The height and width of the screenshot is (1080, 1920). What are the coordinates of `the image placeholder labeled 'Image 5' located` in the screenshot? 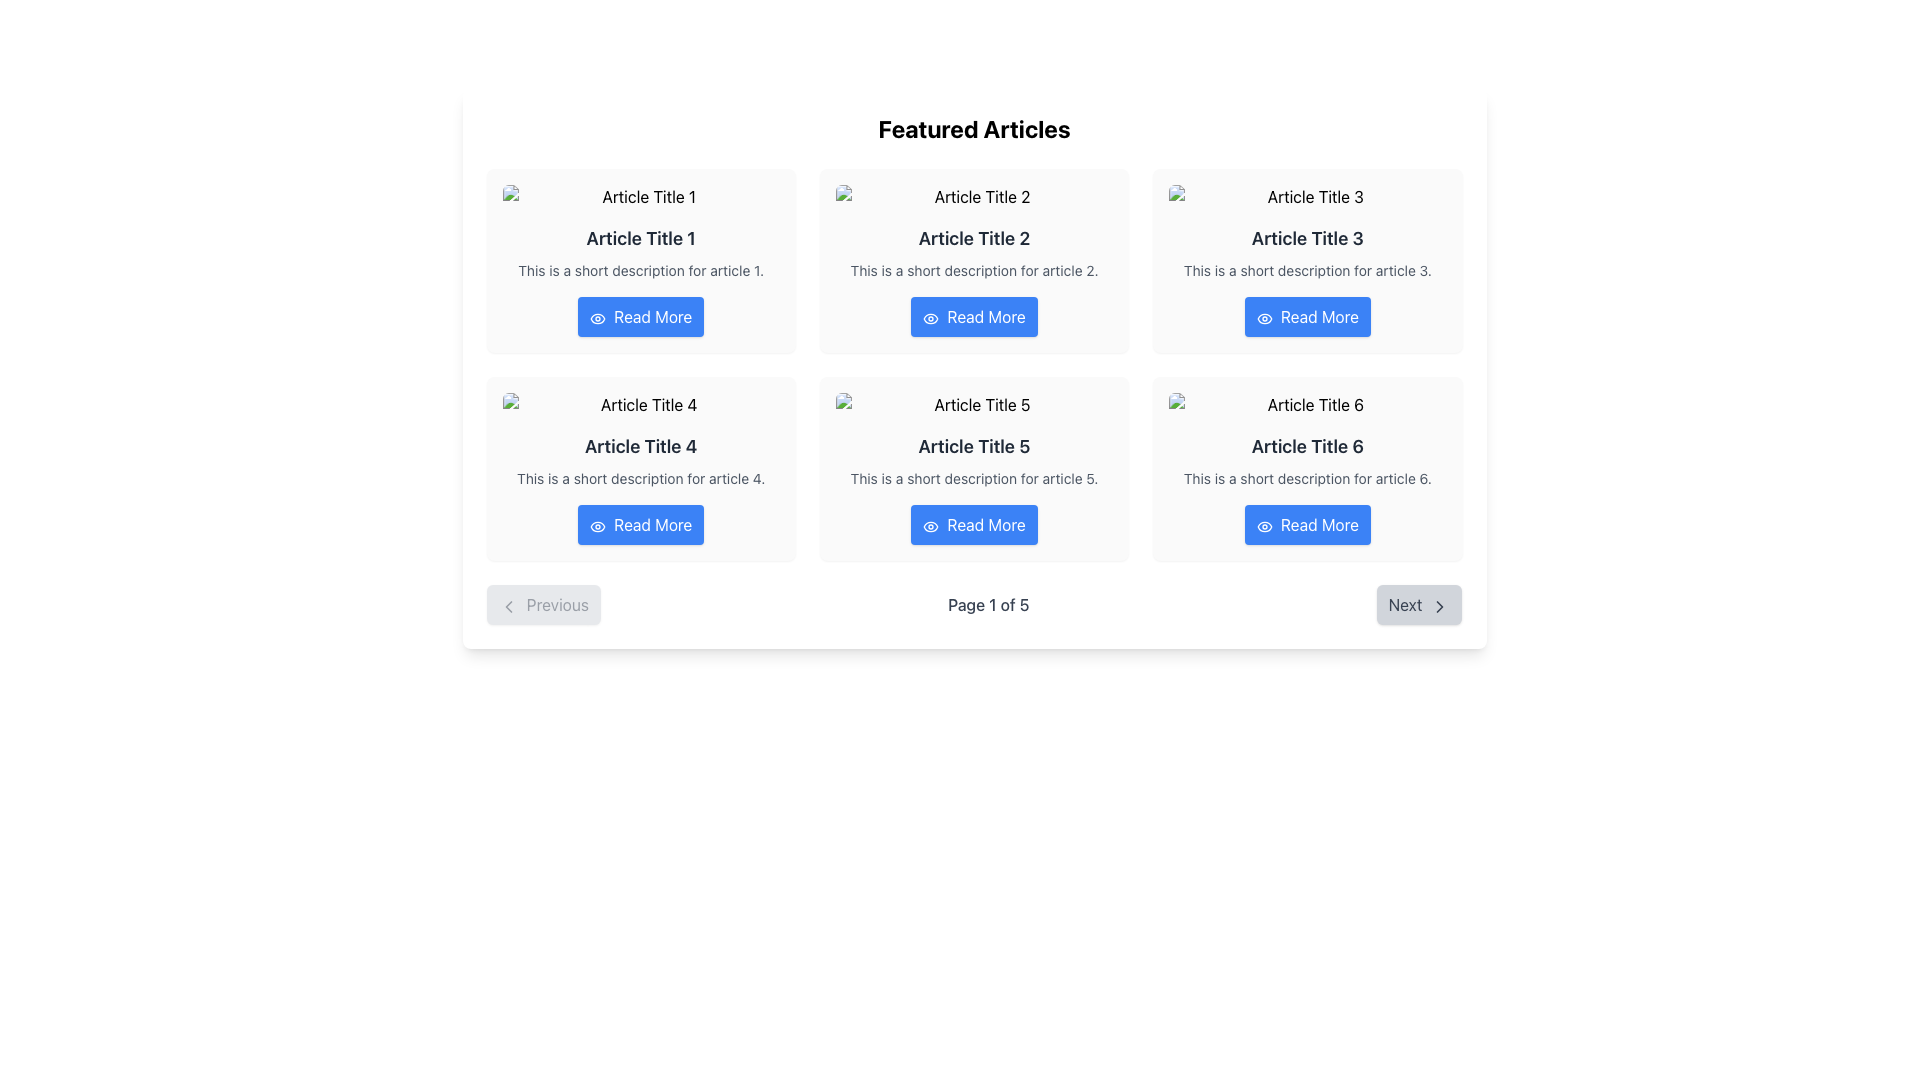 It's located at (974, 405).